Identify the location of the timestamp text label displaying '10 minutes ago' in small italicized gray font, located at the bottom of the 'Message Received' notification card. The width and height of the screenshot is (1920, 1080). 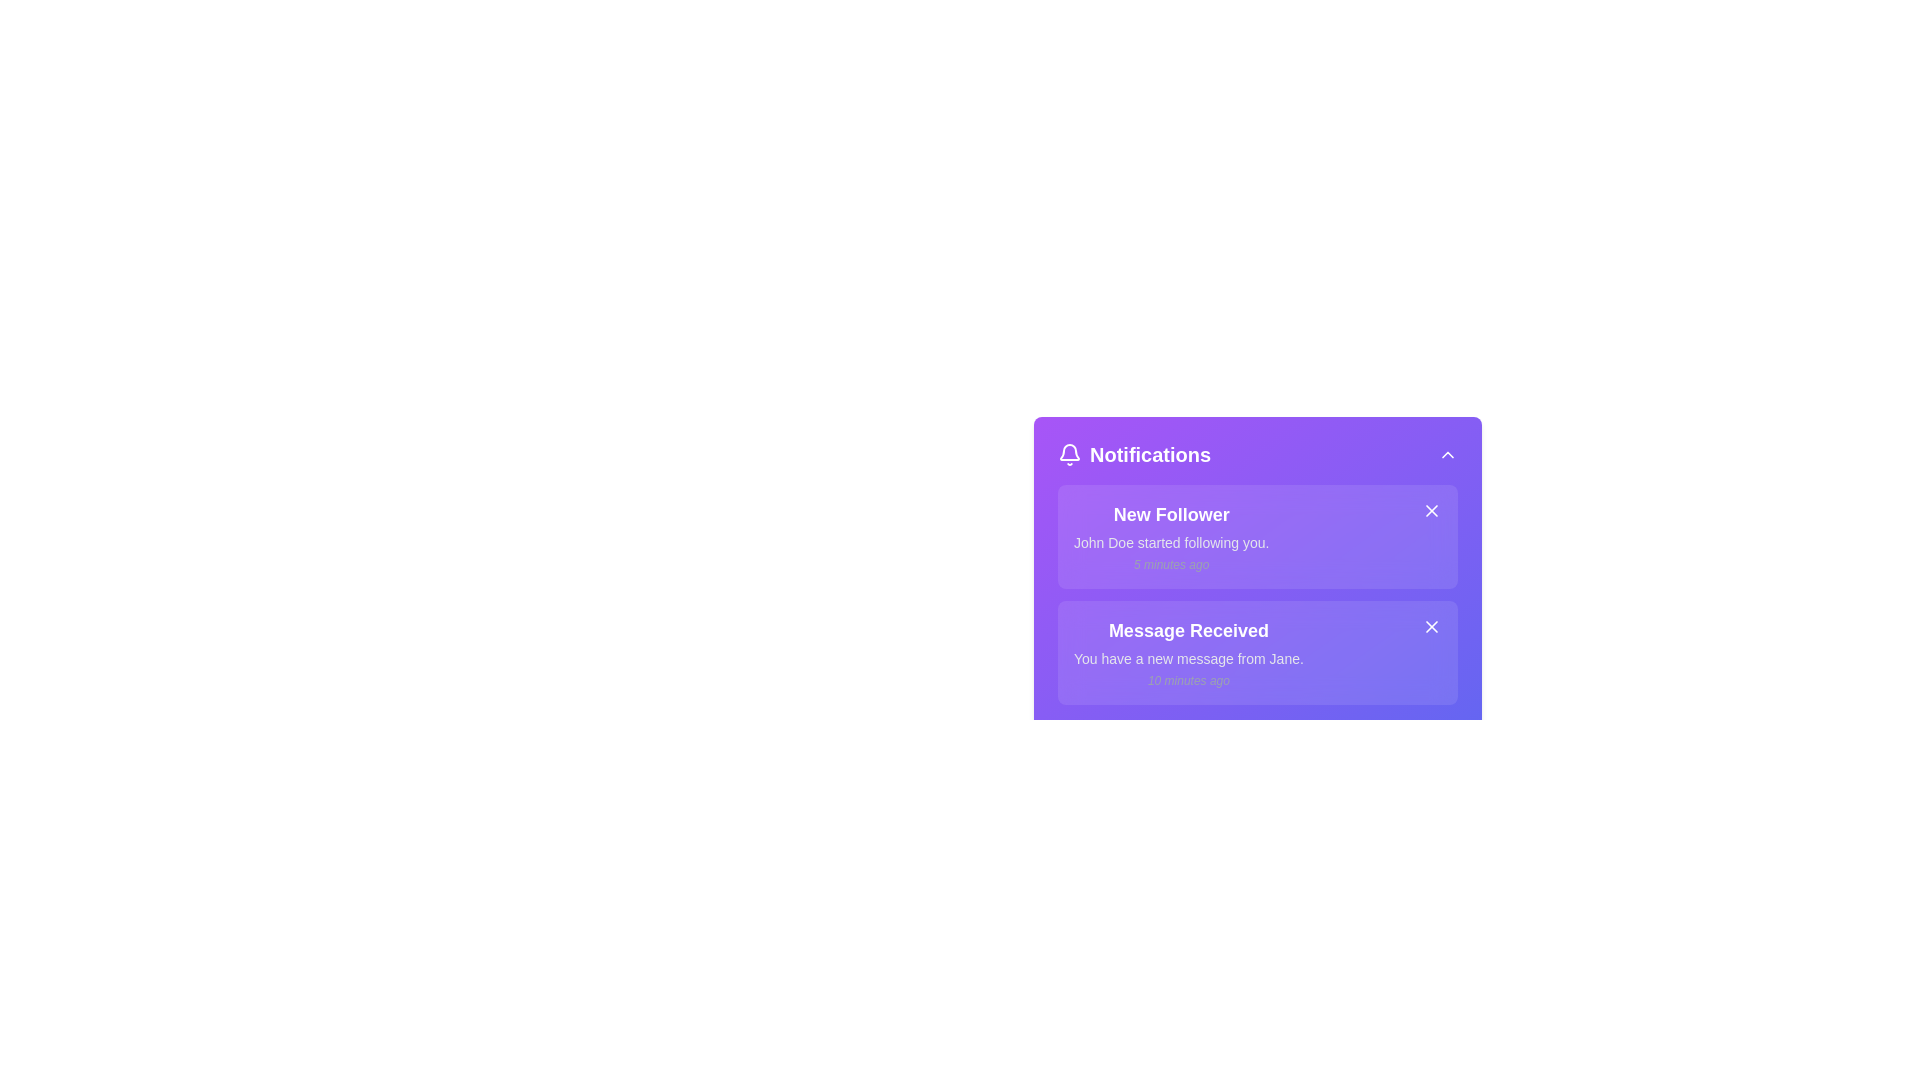
(1188, 680).